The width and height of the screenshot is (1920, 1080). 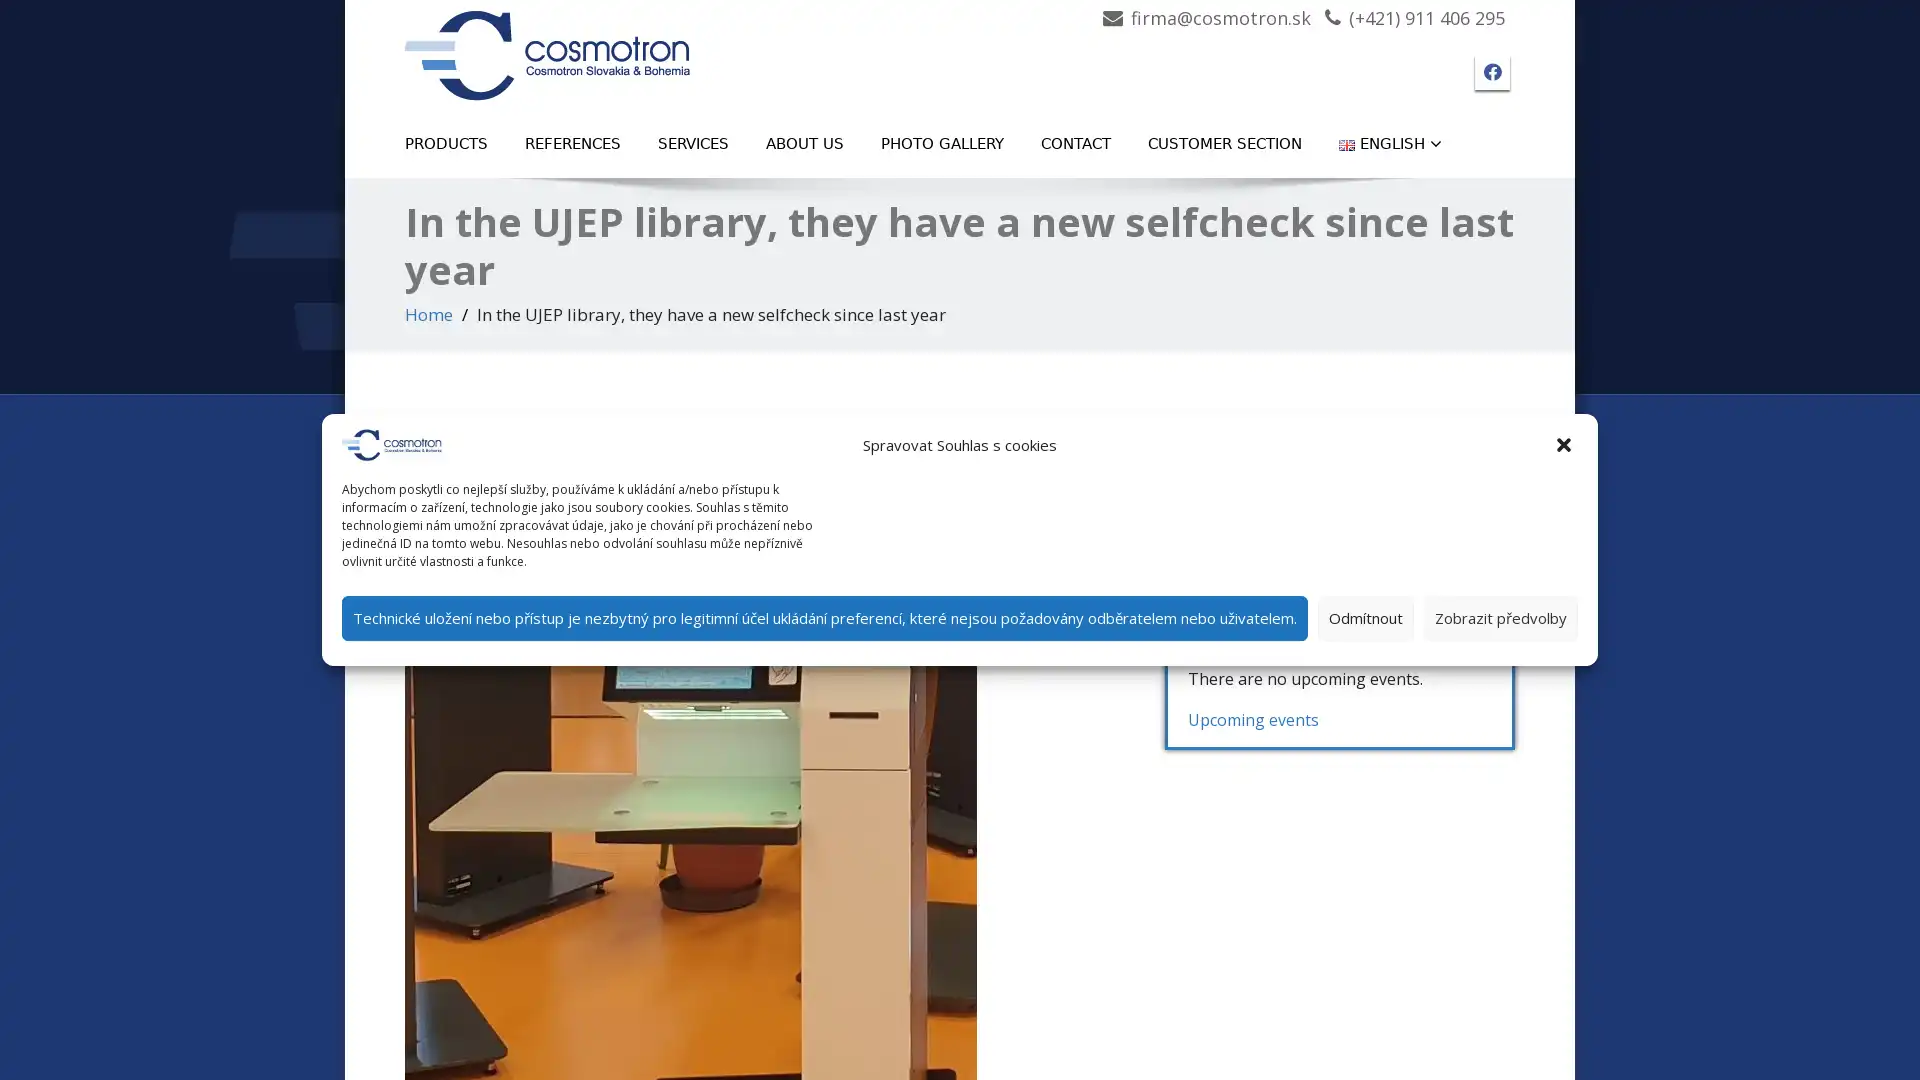 I want to click on Technicke ulozeni nebo pristup je nezbytny pro legitimni ucel ukladani preferenci, ktere nejsou pozadovany odberatelem nebo uzivatelem., so click(x=825, y=616).